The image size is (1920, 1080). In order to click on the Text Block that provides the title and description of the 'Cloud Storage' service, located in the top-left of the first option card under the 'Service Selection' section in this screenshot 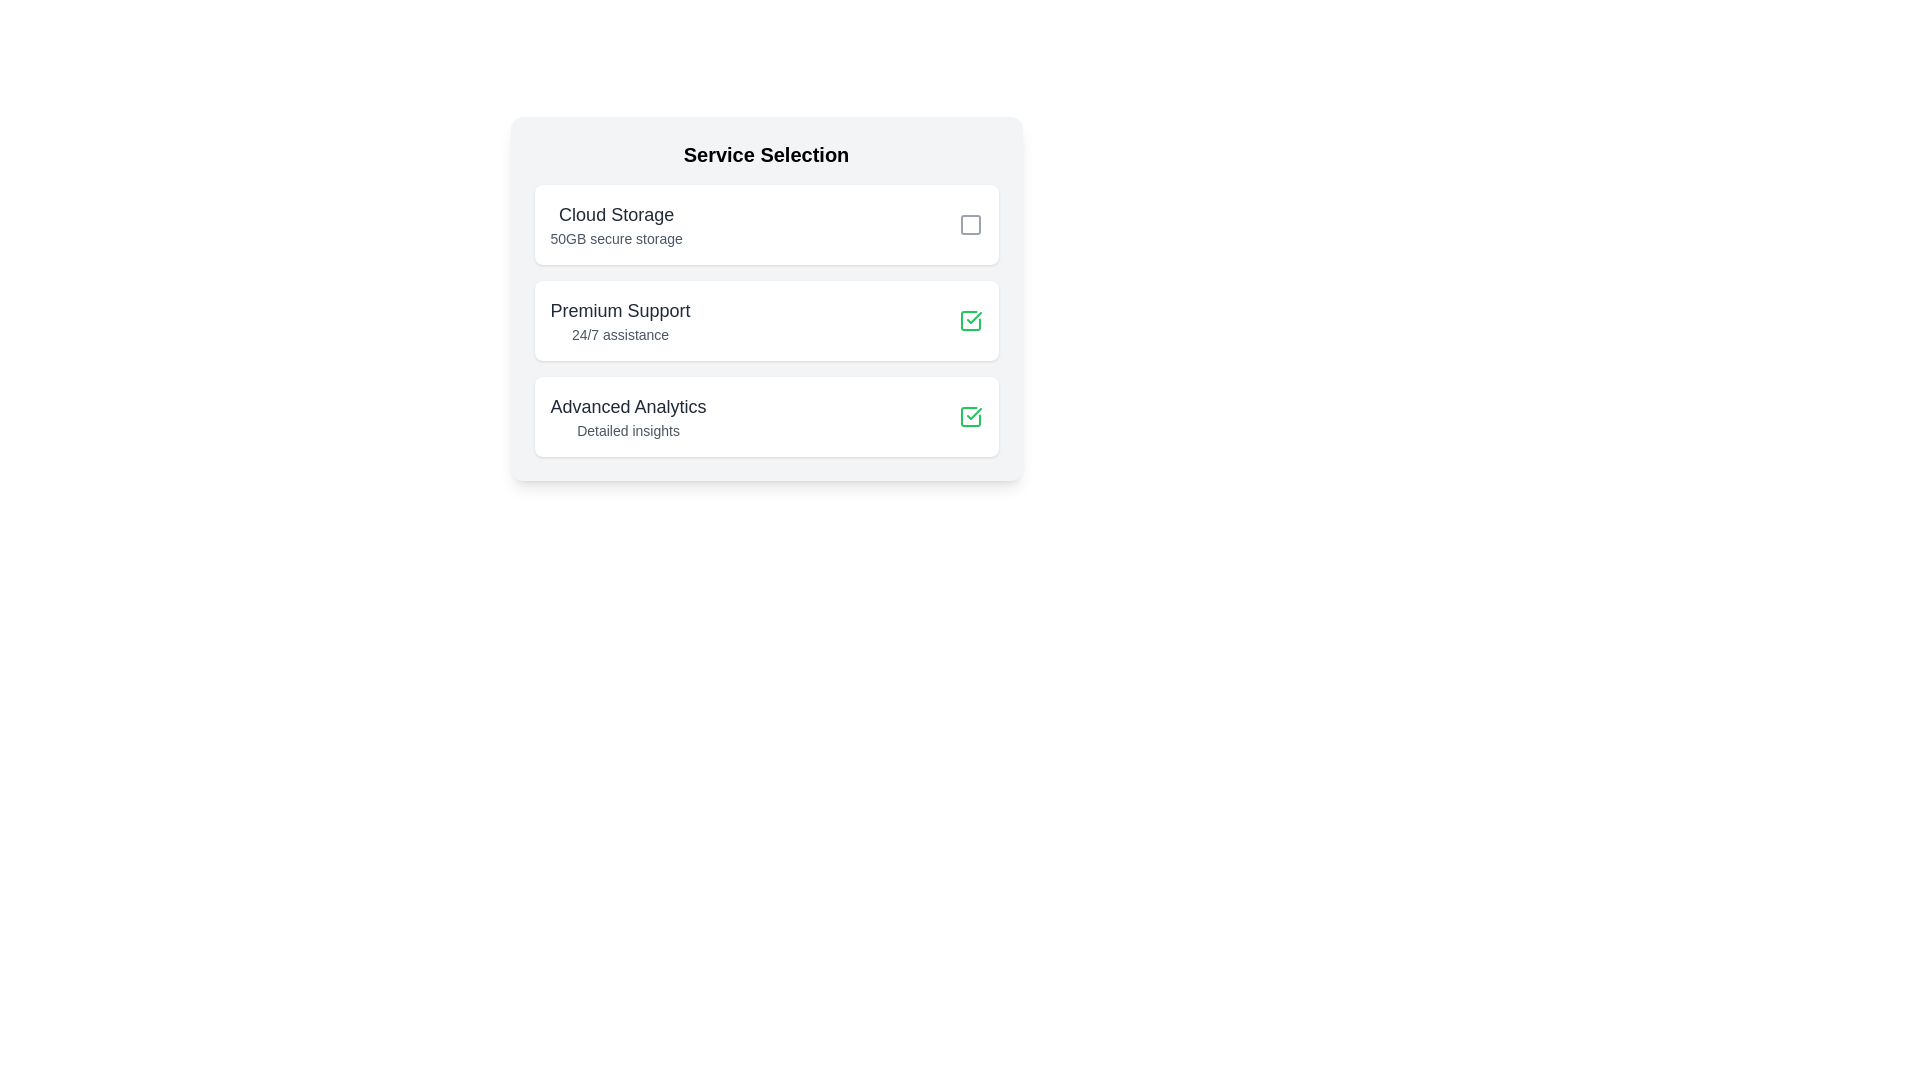, I will do `click(615, 224)`.